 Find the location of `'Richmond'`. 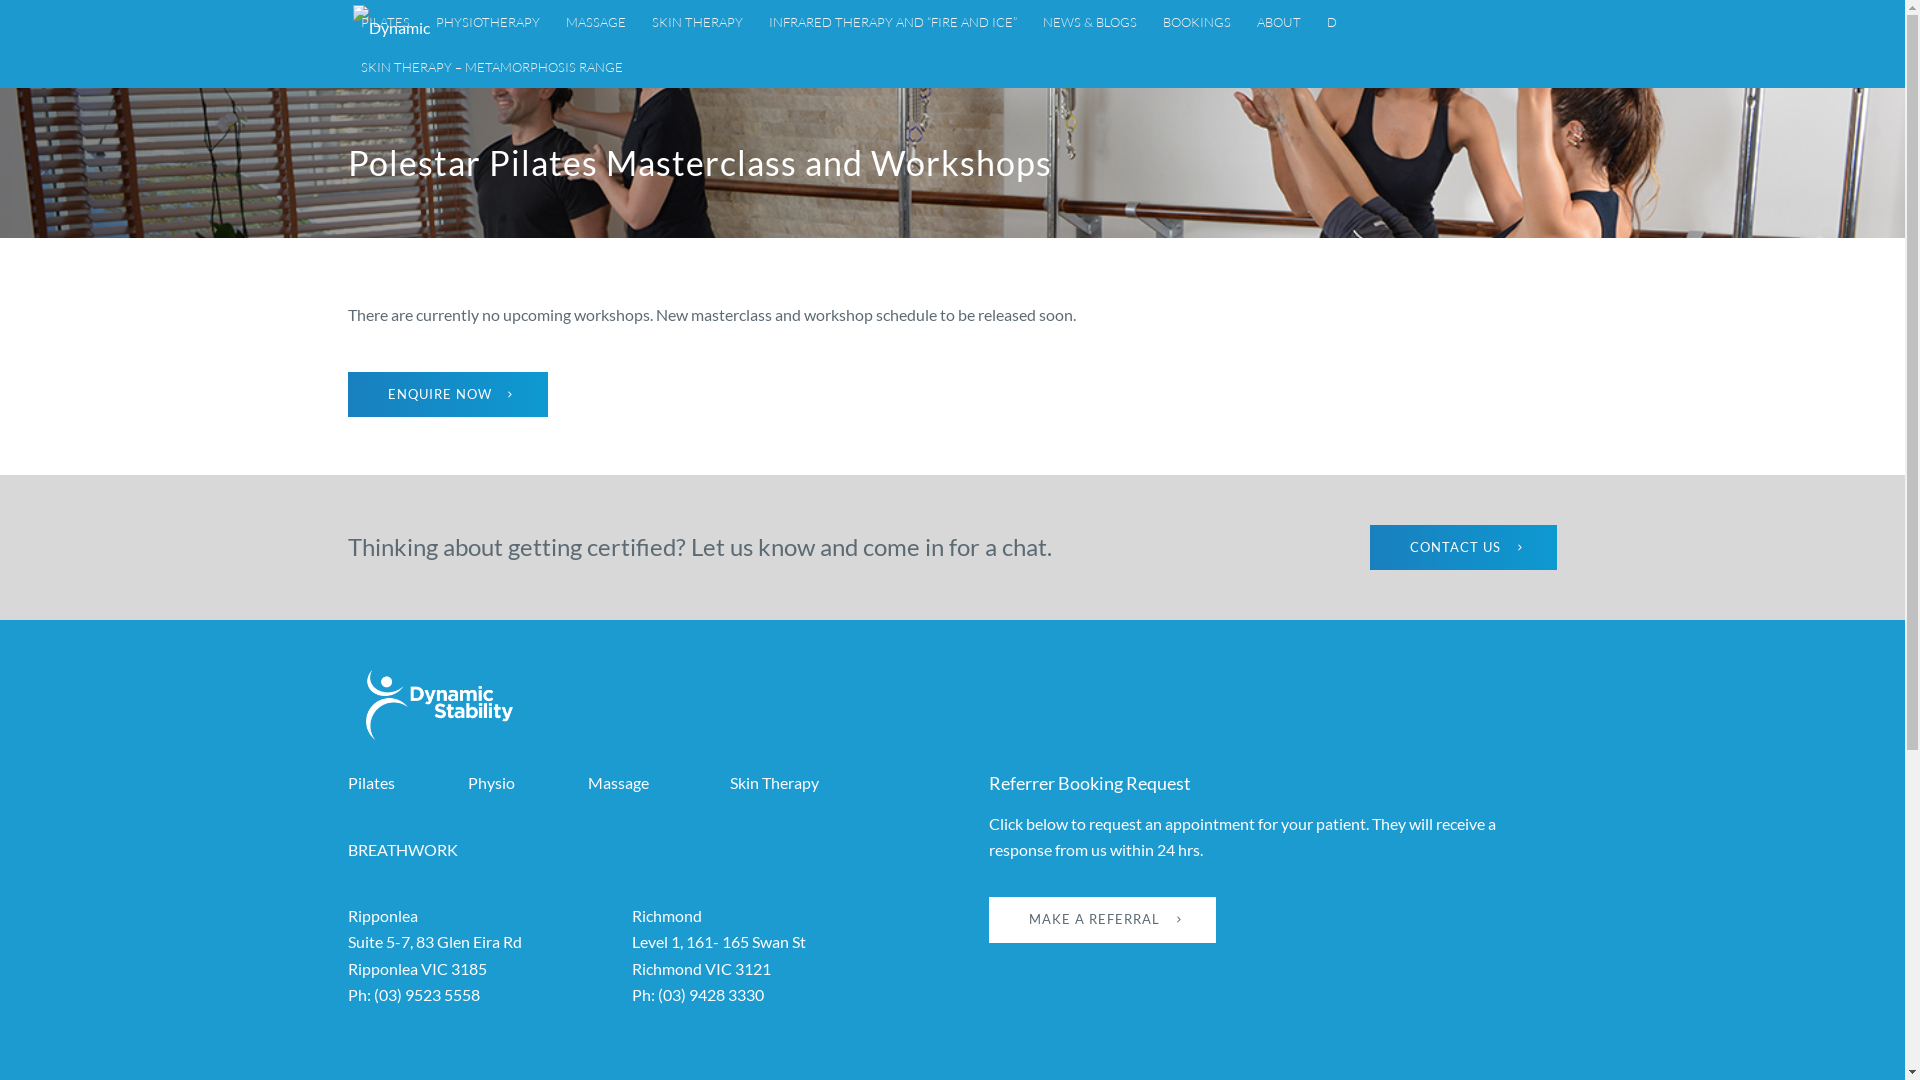

'Richmond' is located at coordinates (667, 915).